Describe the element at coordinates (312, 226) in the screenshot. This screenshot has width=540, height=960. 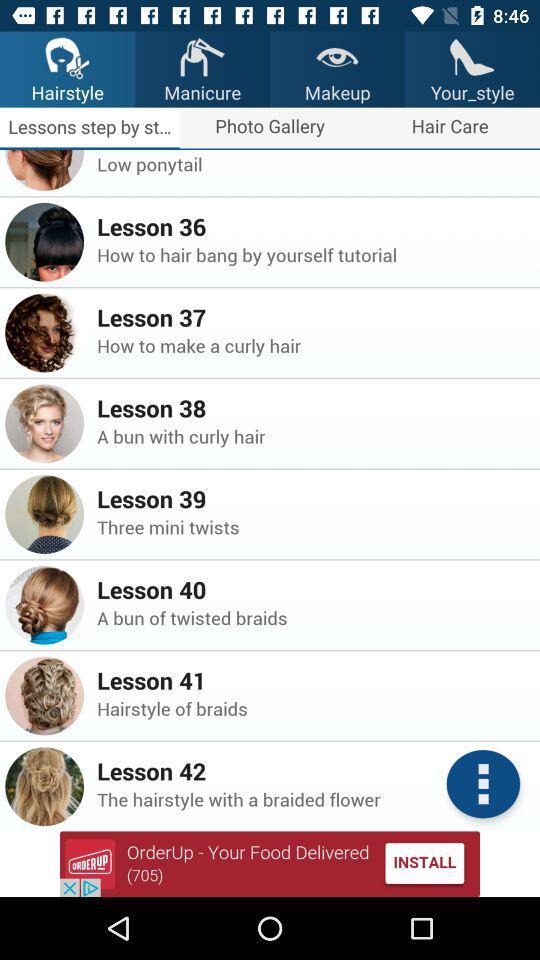
I see `lesson 36 icon` at that location.